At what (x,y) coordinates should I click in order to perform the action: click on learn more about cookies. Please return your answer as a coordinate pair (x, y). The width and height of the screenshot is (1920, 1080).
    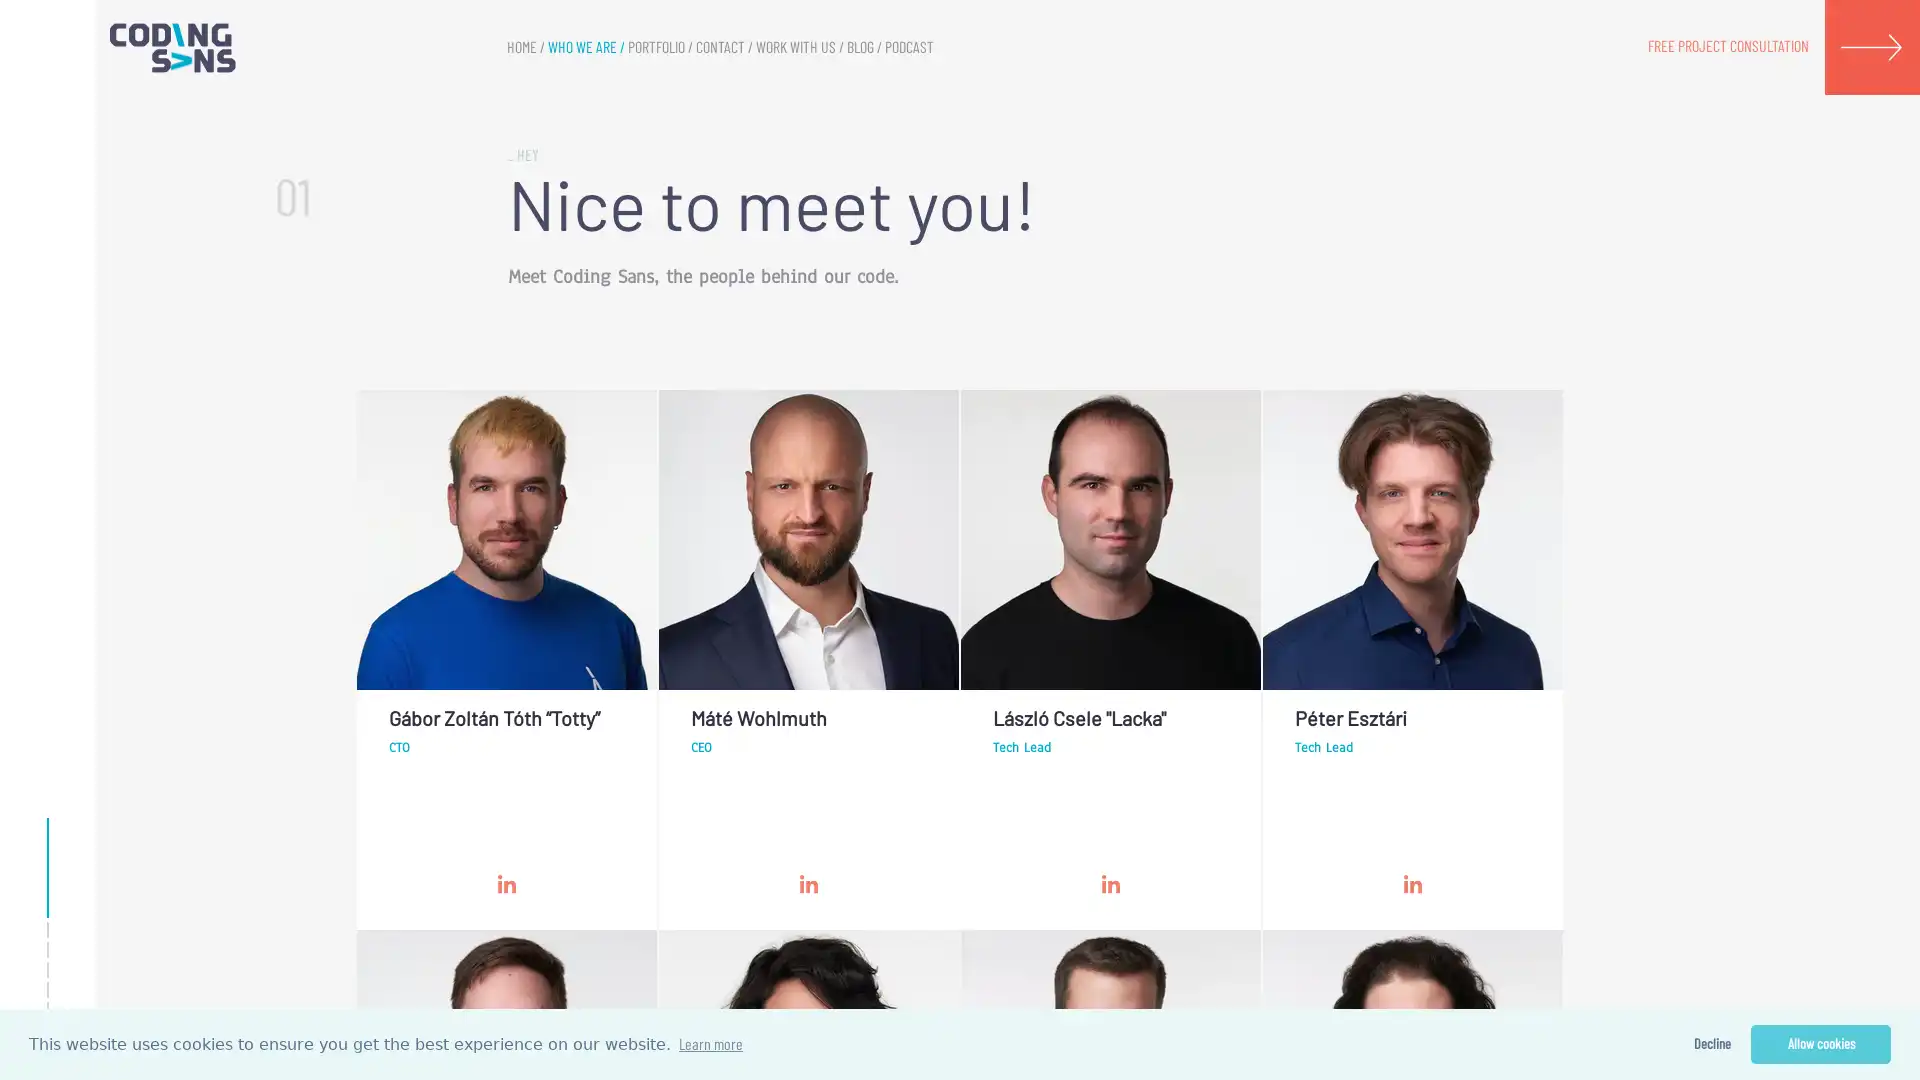
    Looking at the image, I should click on (710, 1043).